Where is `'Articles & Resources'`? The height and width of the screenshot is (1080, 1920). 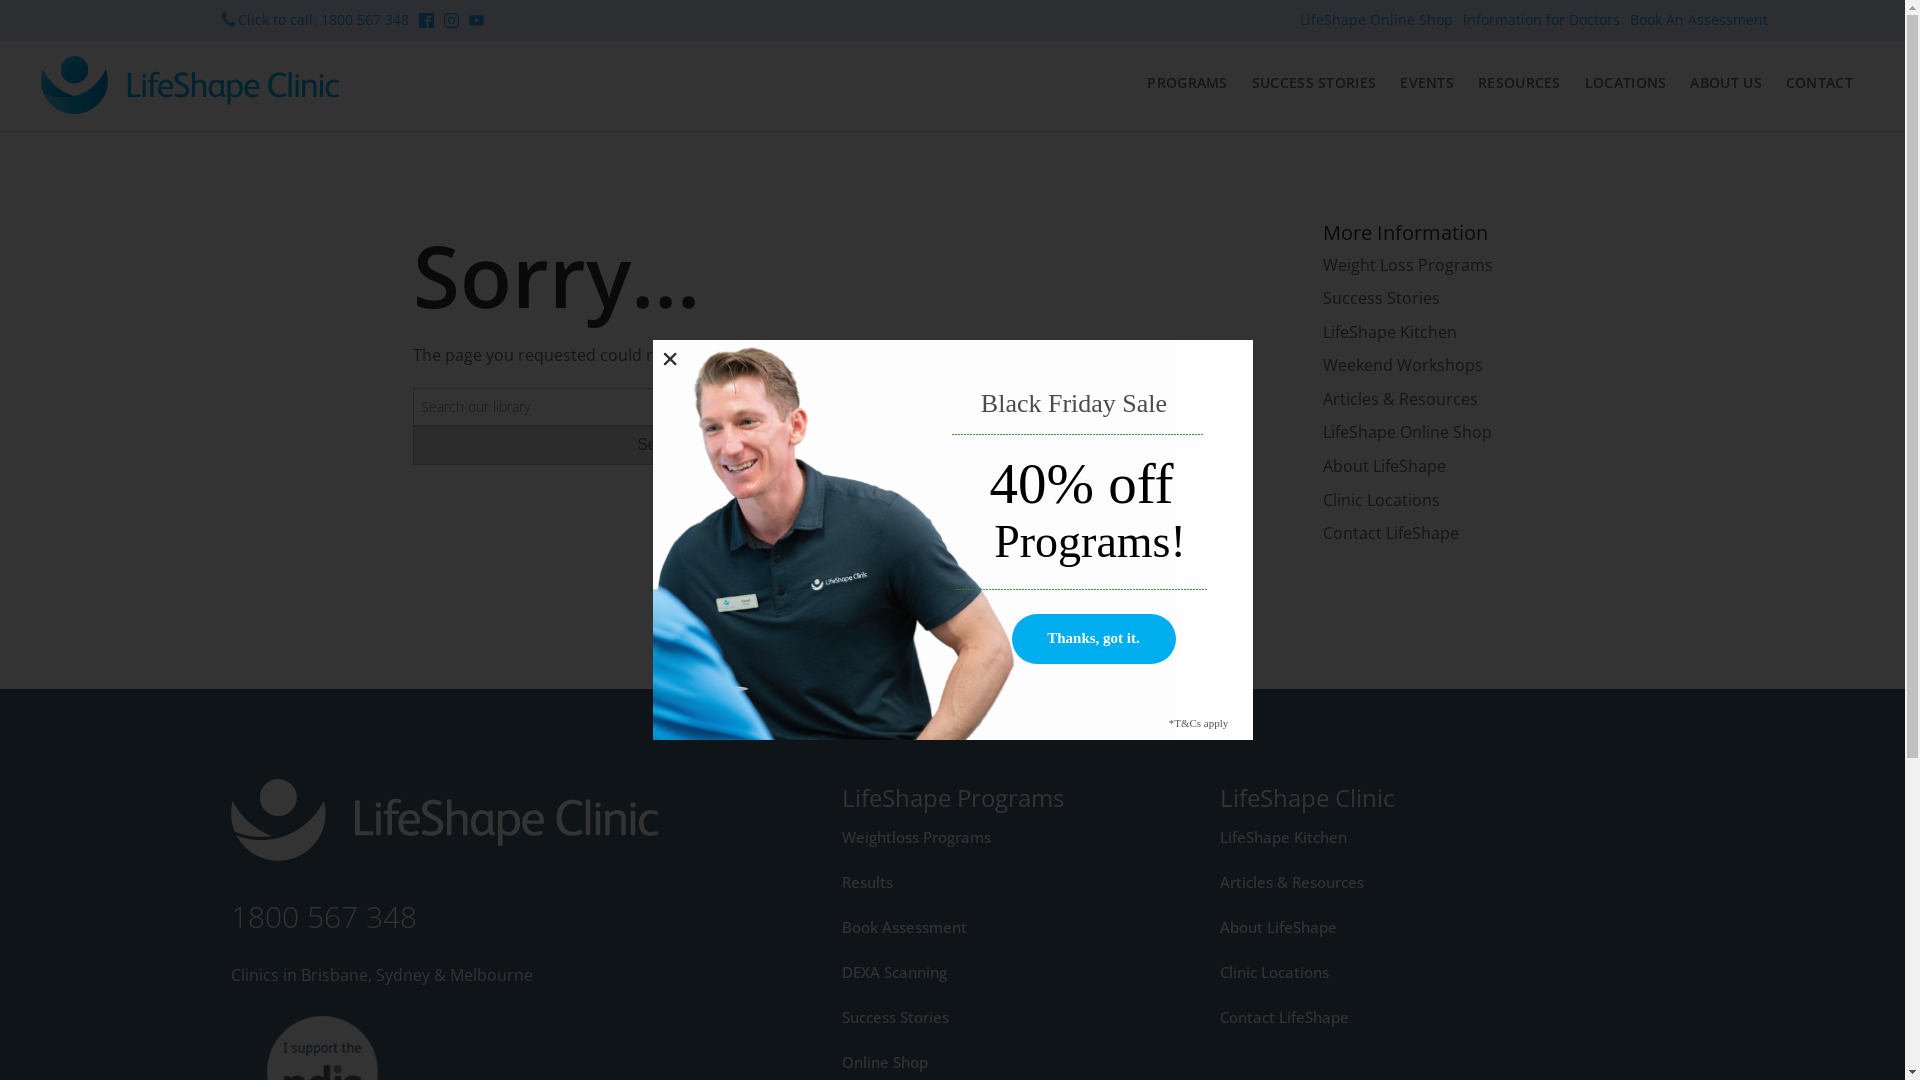
'Articles & Resources' is located at coordinates (1398, 400).